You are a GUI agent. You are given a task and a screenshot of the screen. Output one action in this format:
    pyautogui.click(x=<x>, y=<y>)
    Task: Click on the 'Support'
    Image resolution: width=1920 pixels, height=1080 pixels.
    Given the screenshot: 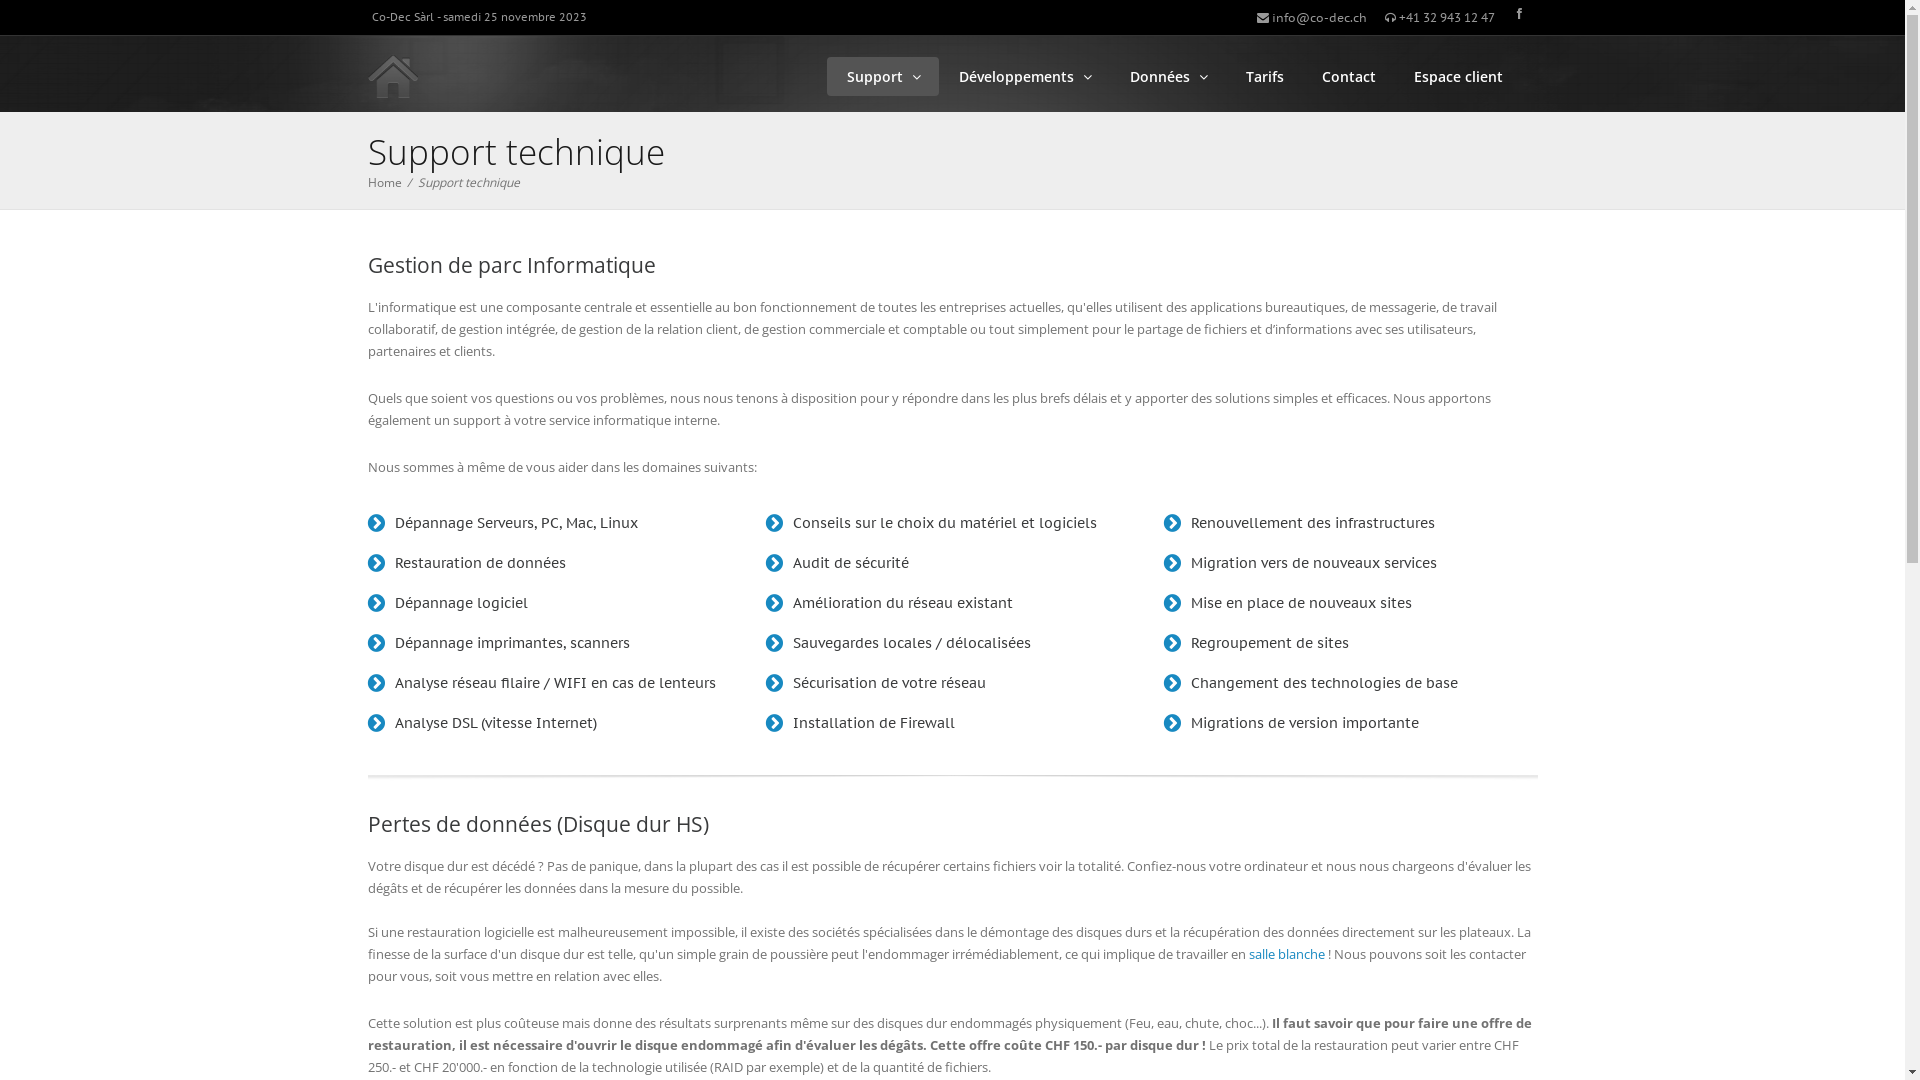 What is the action you would take?
    pyautogui.click(x=826, y=75)
    